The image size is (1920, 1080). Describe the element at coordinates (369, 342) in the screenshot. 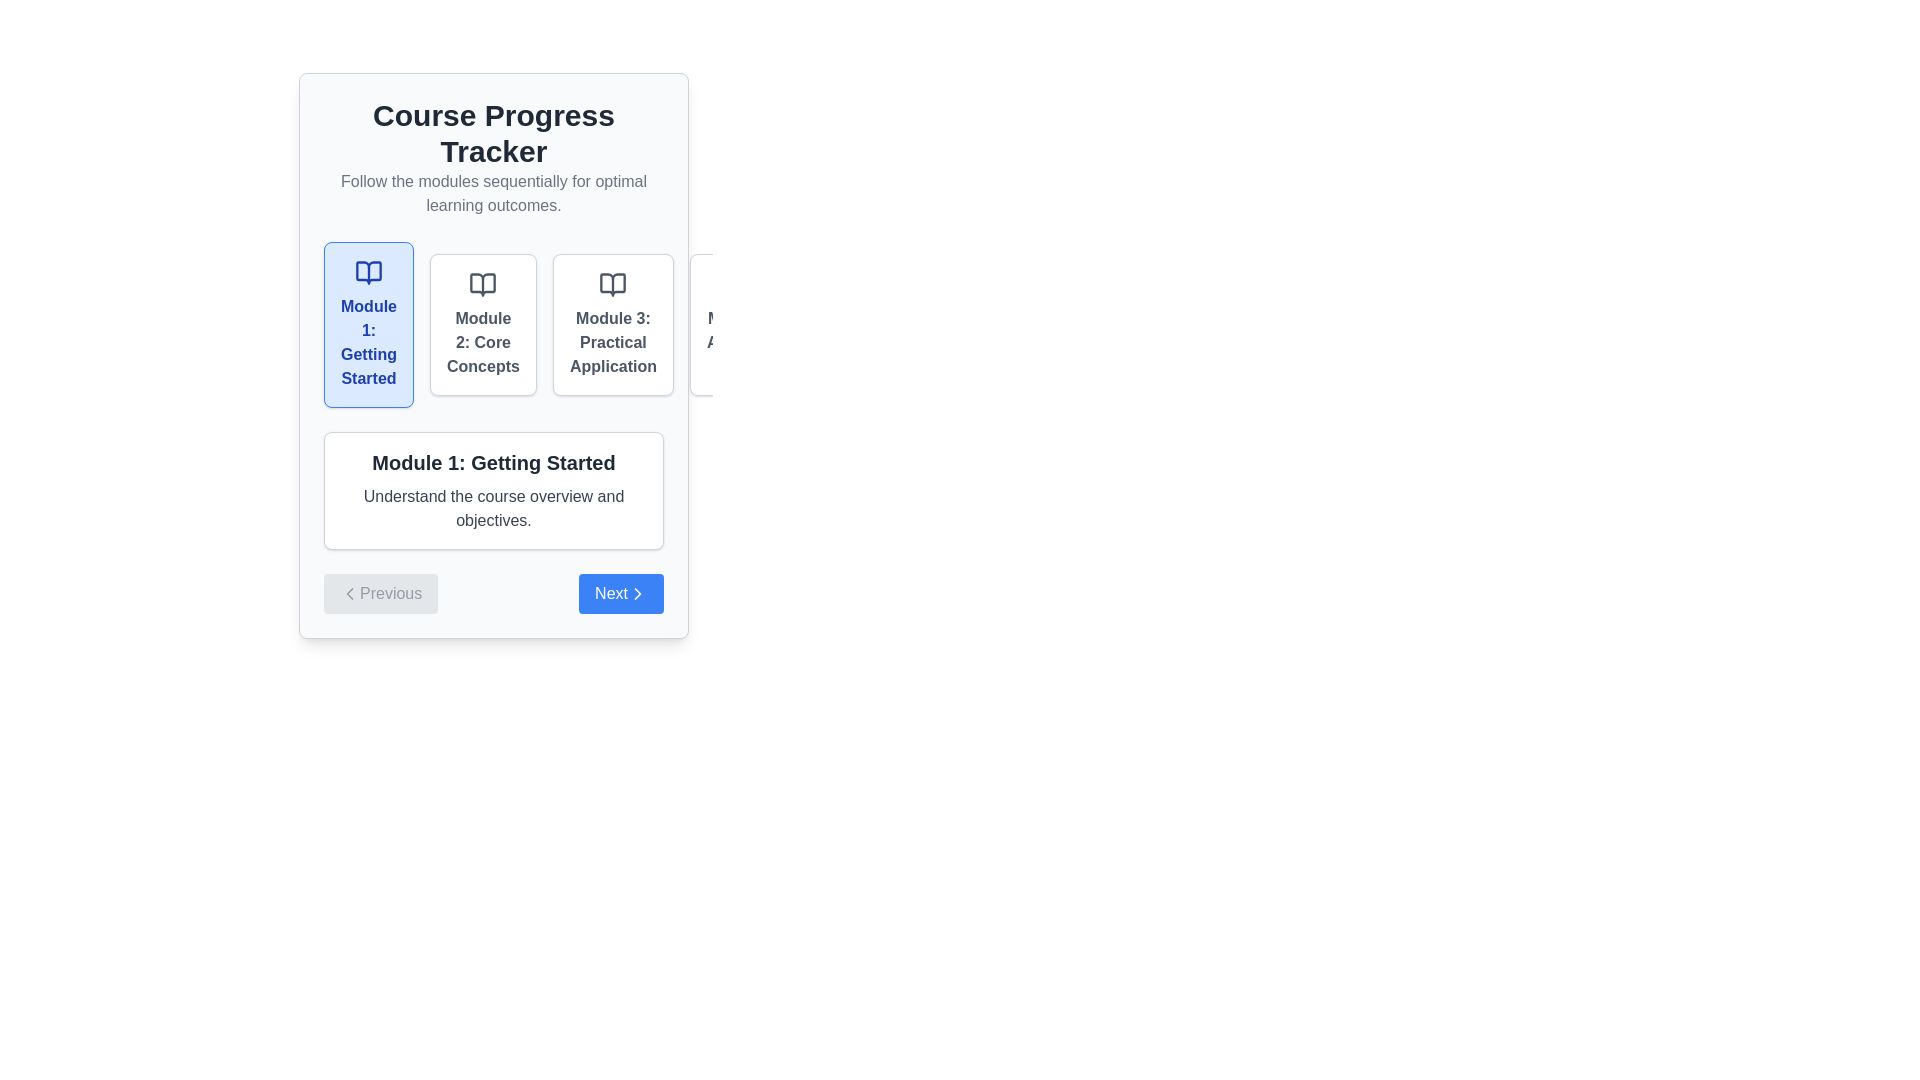

I see `the bold descriptive text label located at the center of the first module representation box in the course progress tracker, which provides its name and purpose to guide the user` at that location.